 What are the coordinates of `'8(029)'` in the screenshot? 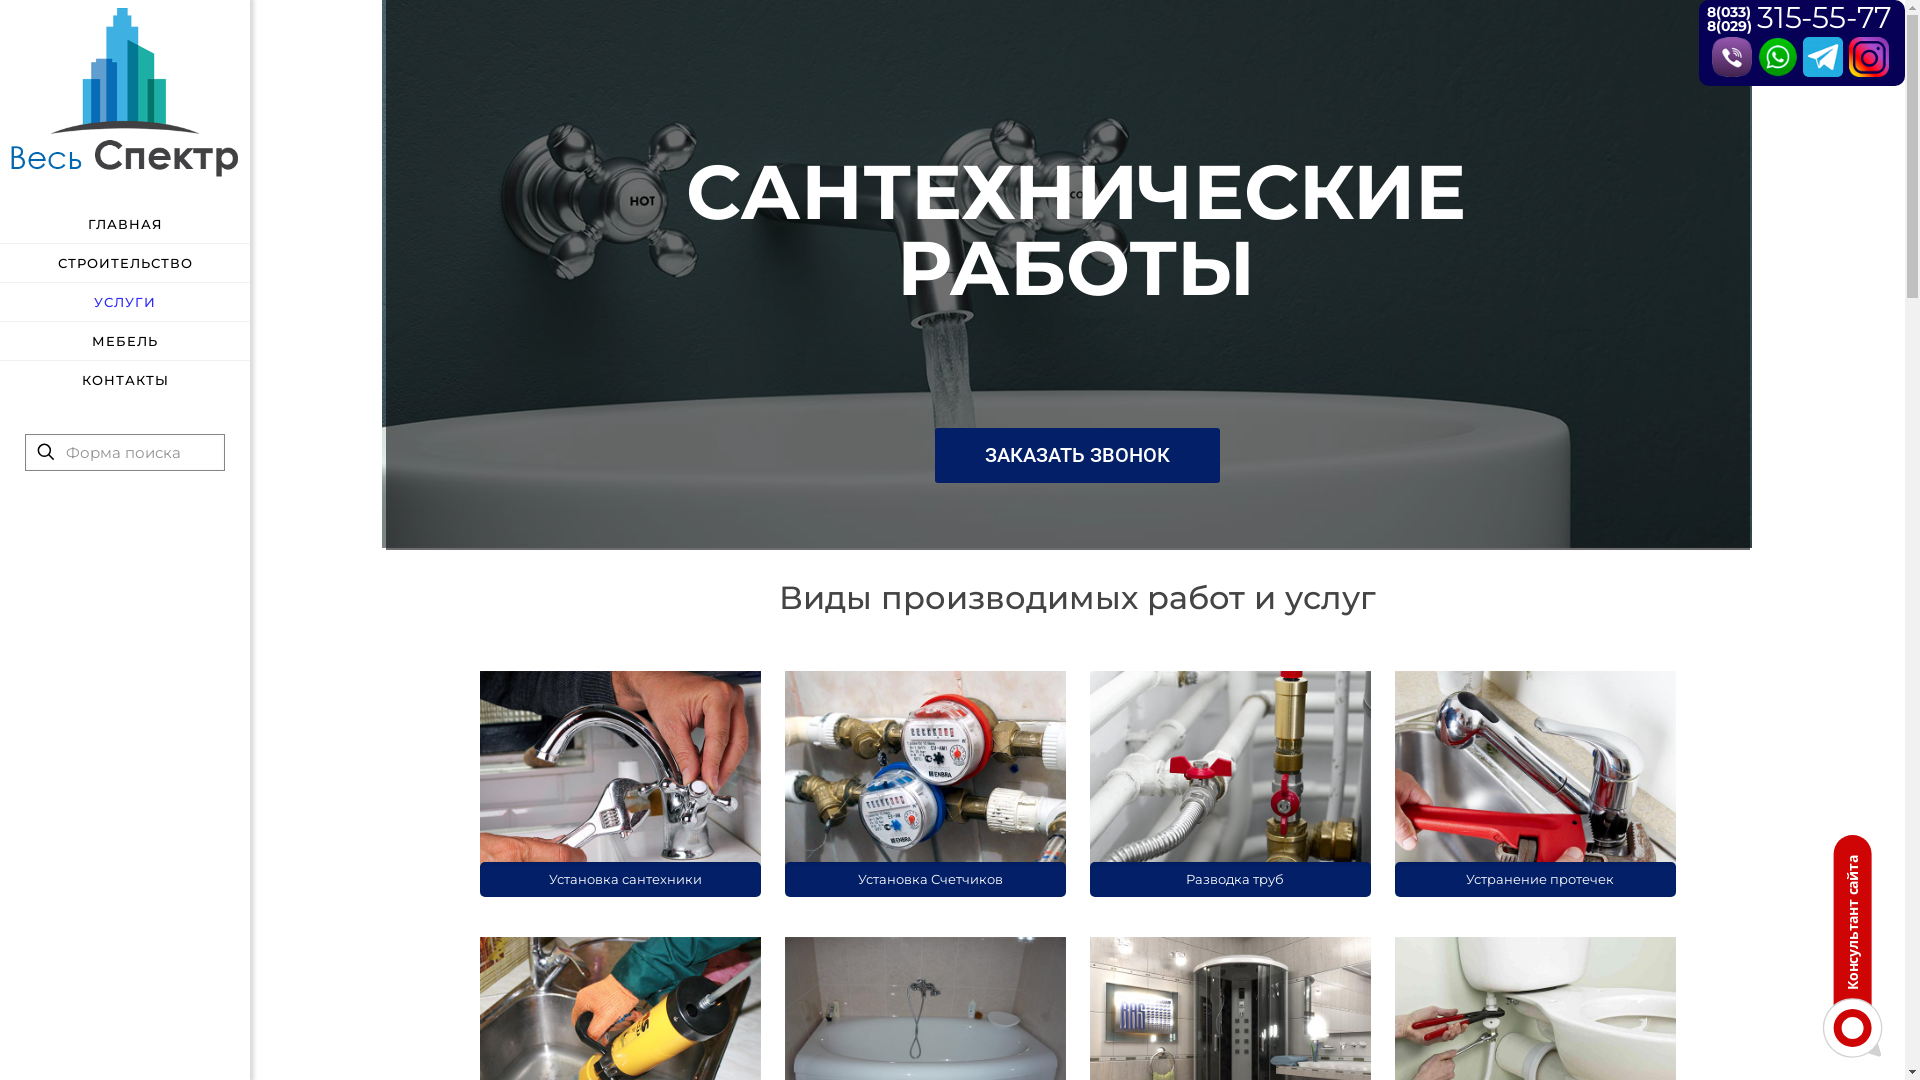 It's located at (1706, 26).